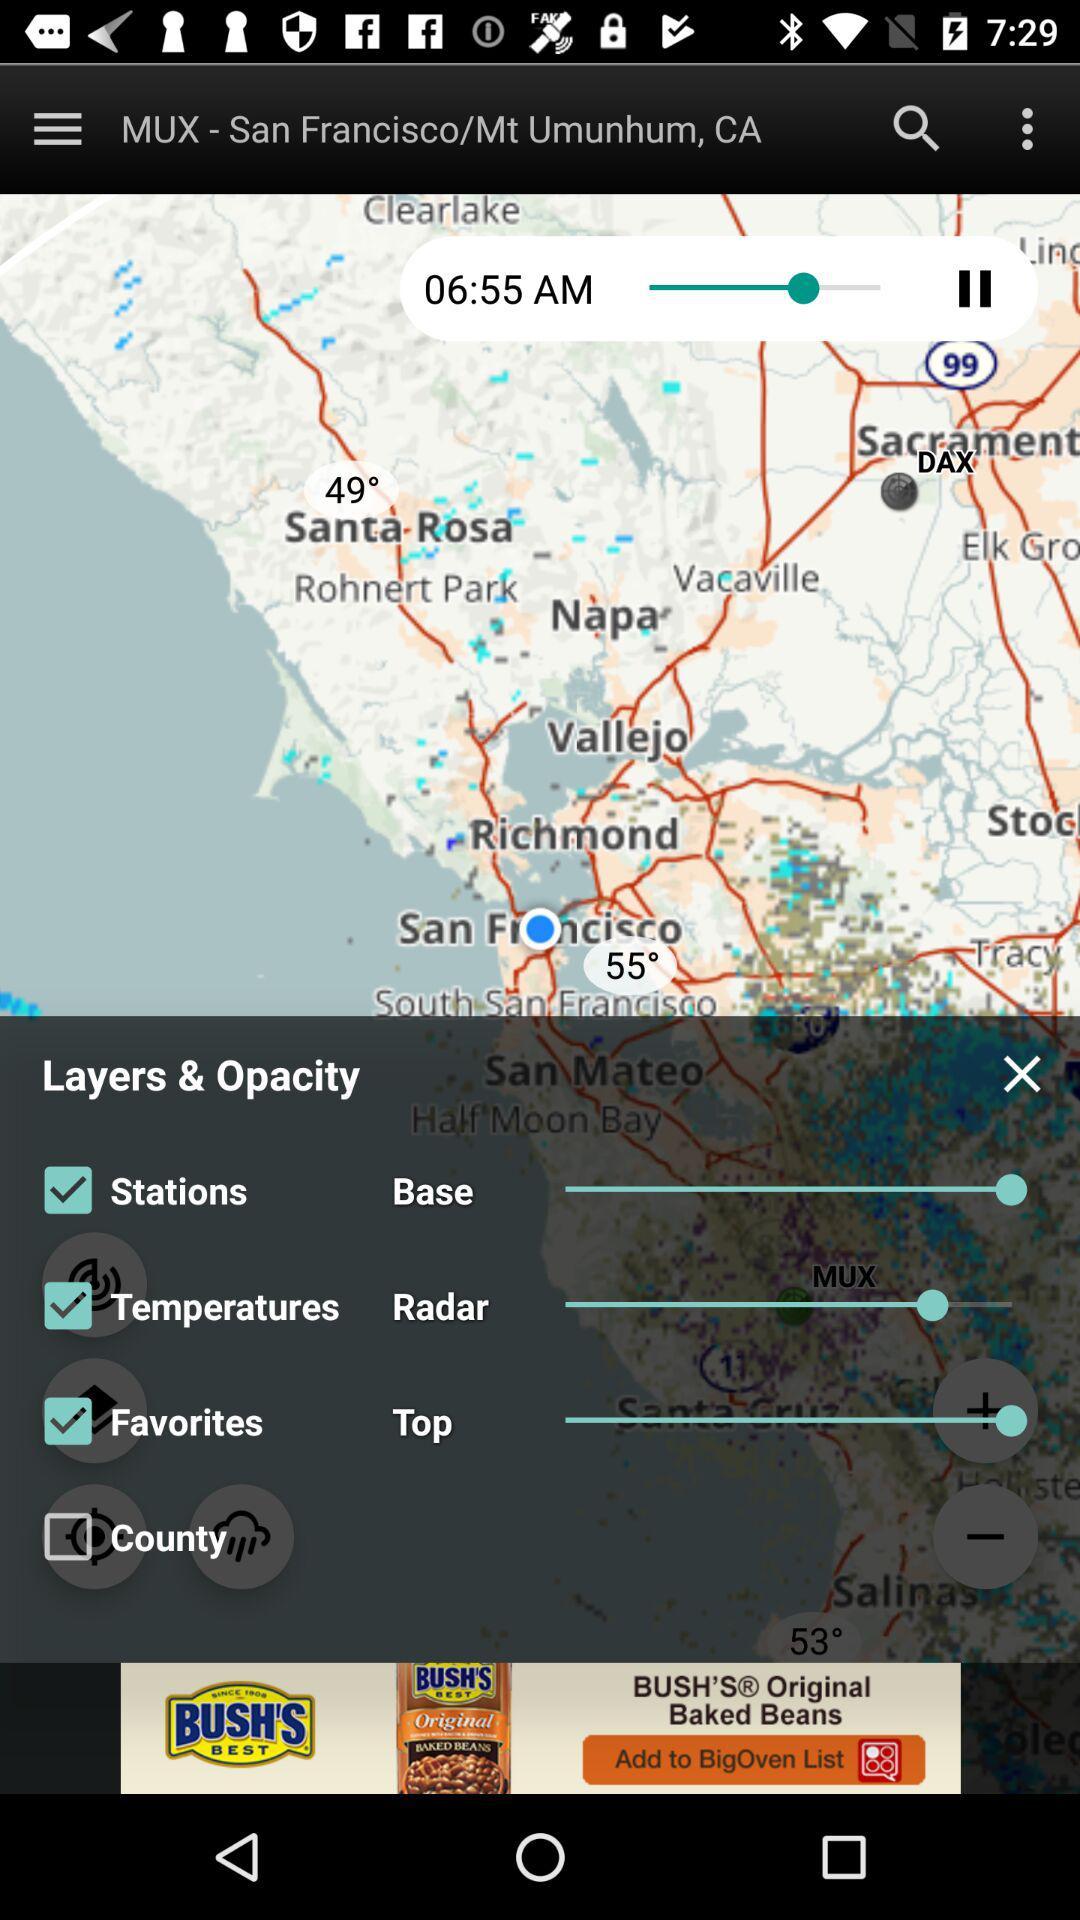 This screenshot has height=1920, width=1080. What do you see at coordinates (1027, 127) in the screenshot?
I see `the more icon` at bounding box center [1027, 127].